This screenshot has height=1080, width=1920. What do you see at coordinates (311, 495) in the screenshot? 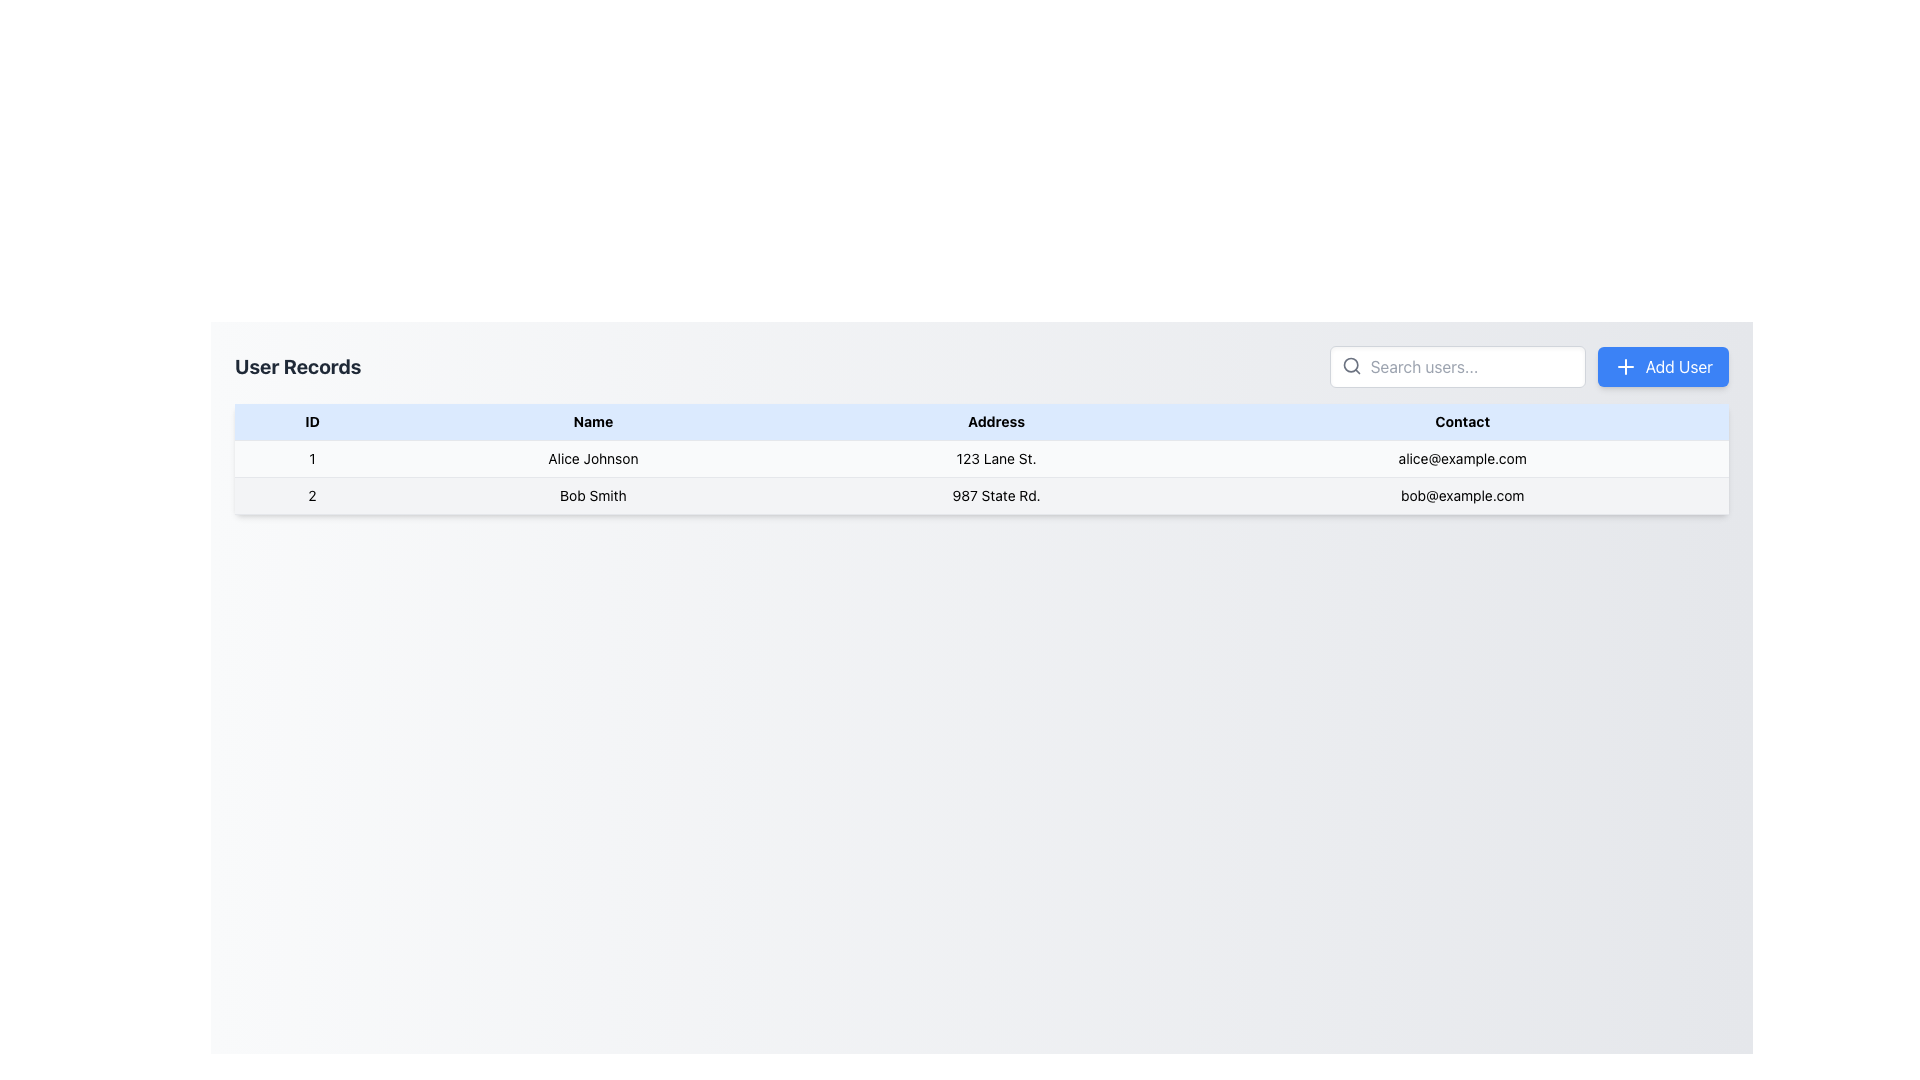
I see `the text item displaying the number '2', which is the leftmost item in the second row of a table under the 'ID' column` at bounding box center [311, 495].